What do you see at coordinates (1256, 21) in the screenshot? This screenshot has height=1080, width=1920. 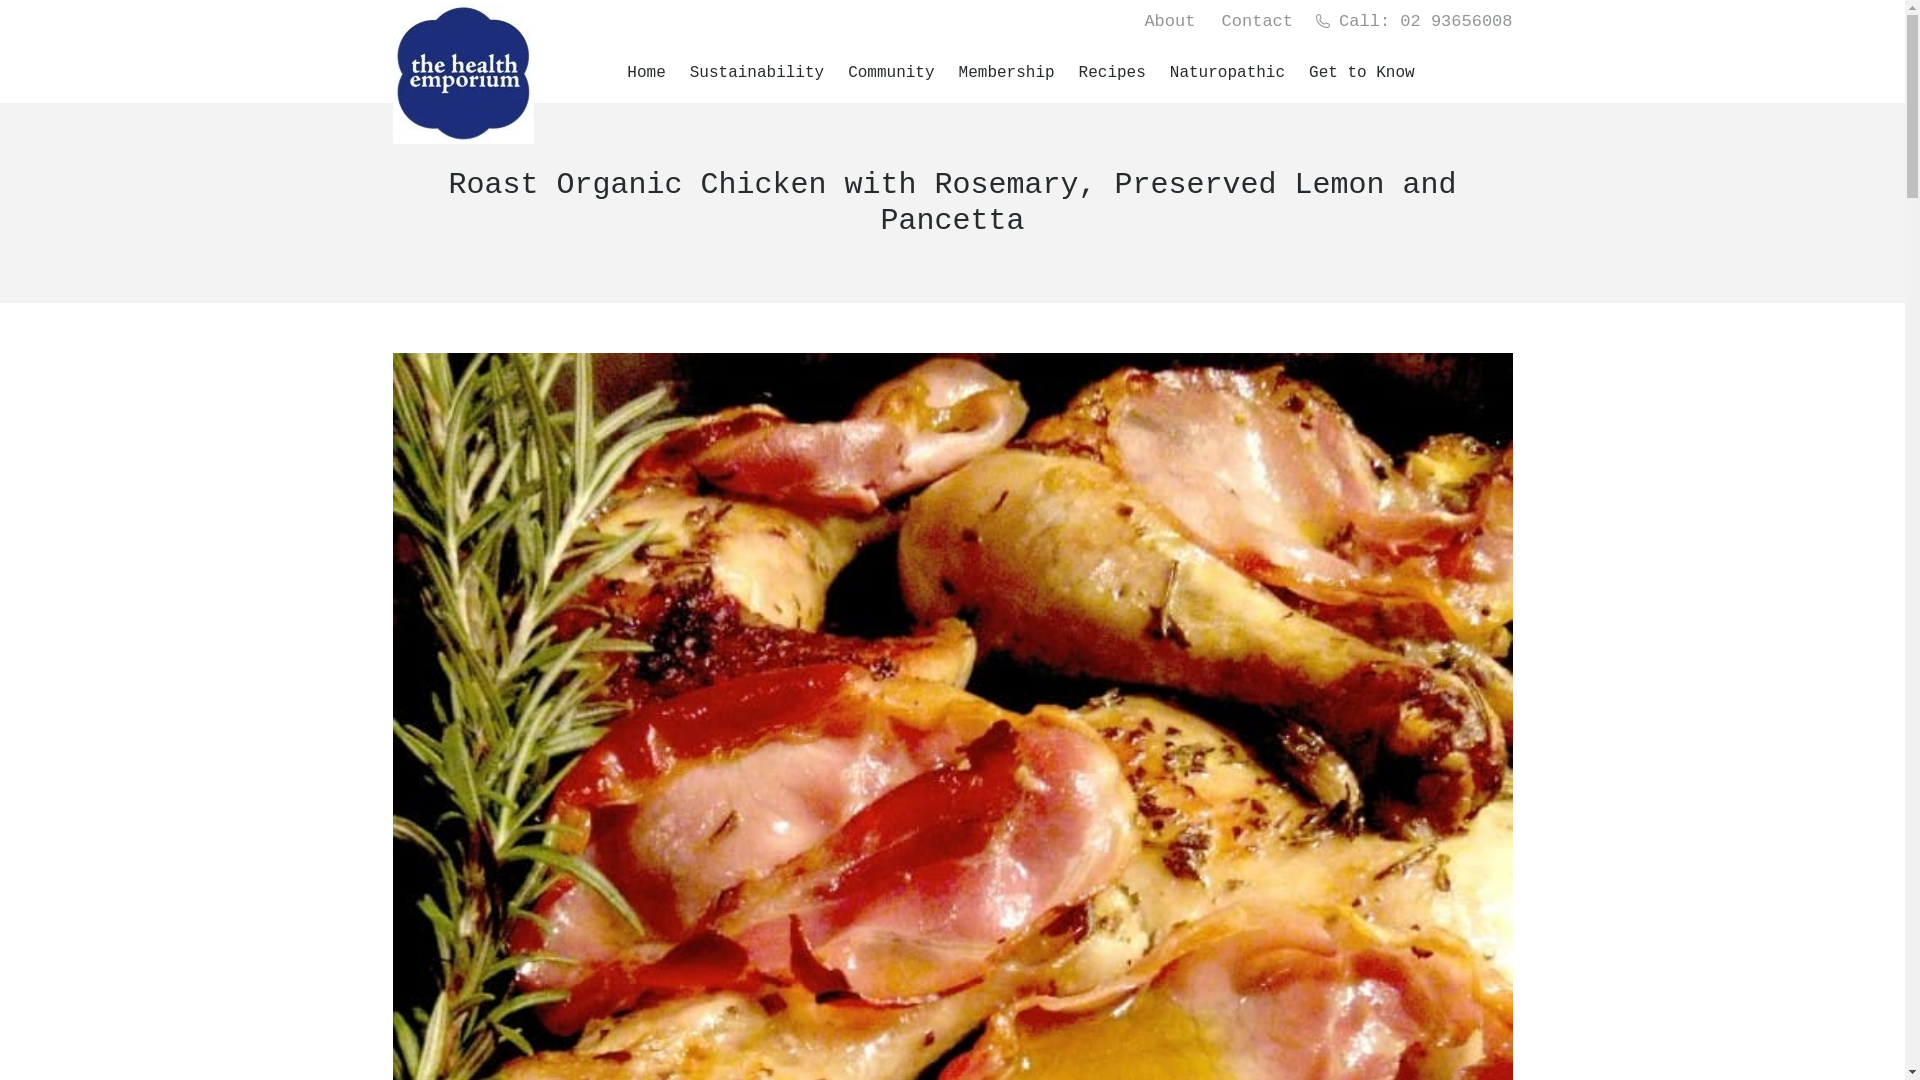 I see `'Contact'` at bounding box center [1256, 21].